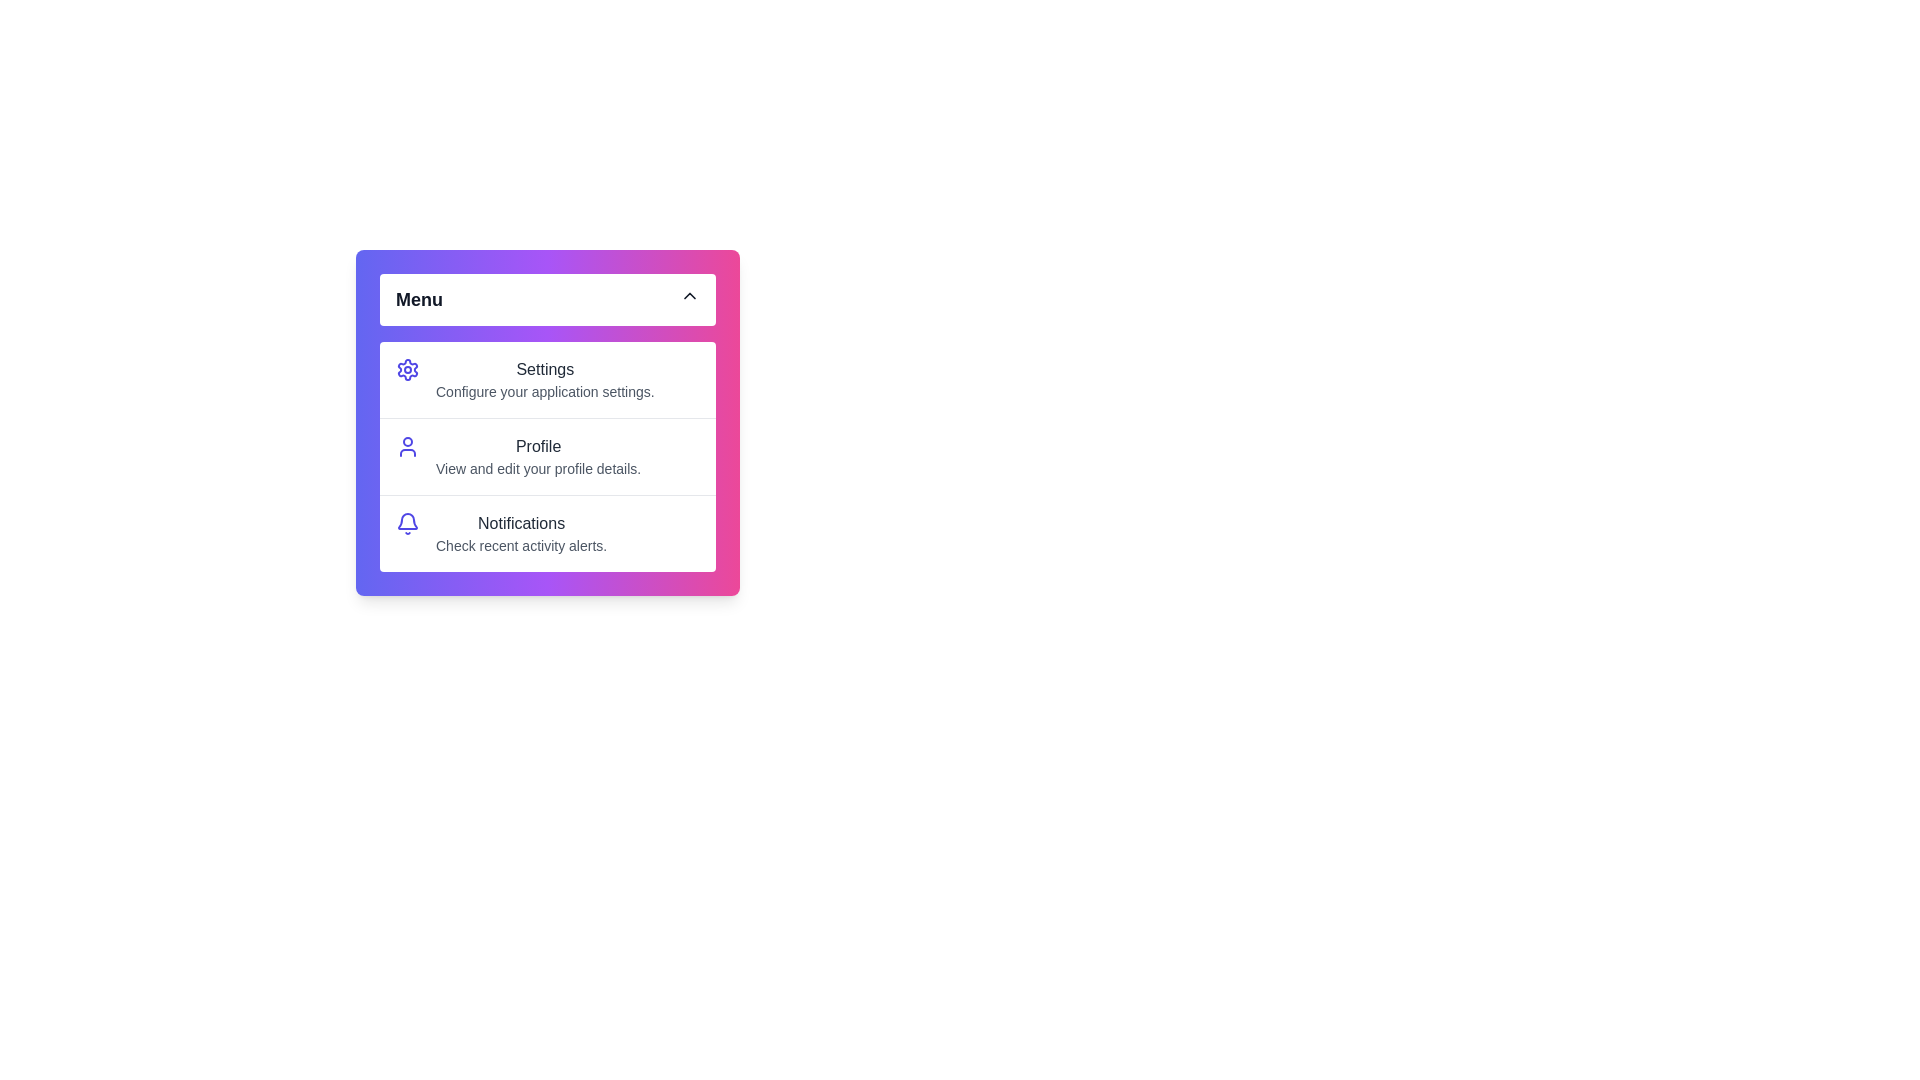 This screenshot has width=1920, height=1080. I want to click on the Notifications icon in the menu, so click(407, 523).